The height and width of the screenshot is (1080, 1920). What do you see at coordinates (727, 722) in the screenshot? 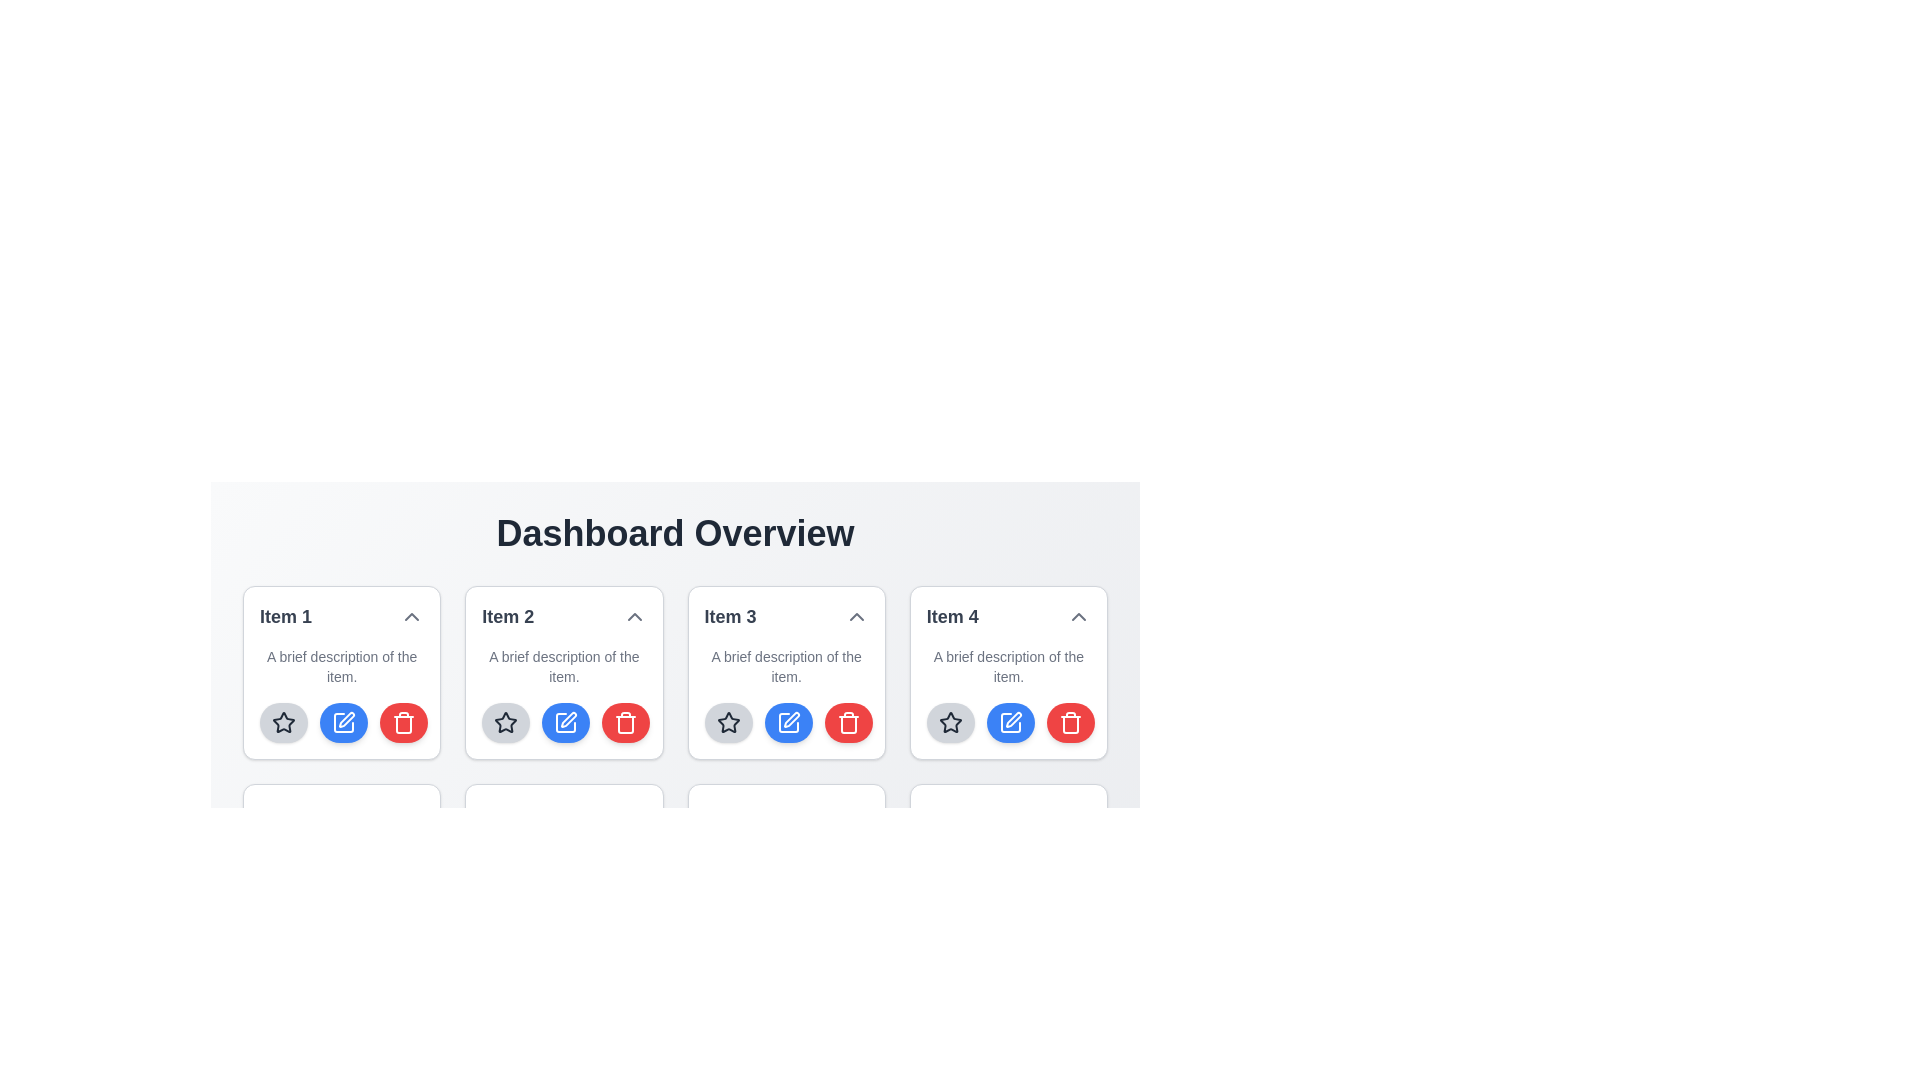
I see `the star icon button located as the leftmost icon in the action button row of the third card in the 'Dashboard Overview' section to mark it as a favorite` at bounding box center [727, 722].